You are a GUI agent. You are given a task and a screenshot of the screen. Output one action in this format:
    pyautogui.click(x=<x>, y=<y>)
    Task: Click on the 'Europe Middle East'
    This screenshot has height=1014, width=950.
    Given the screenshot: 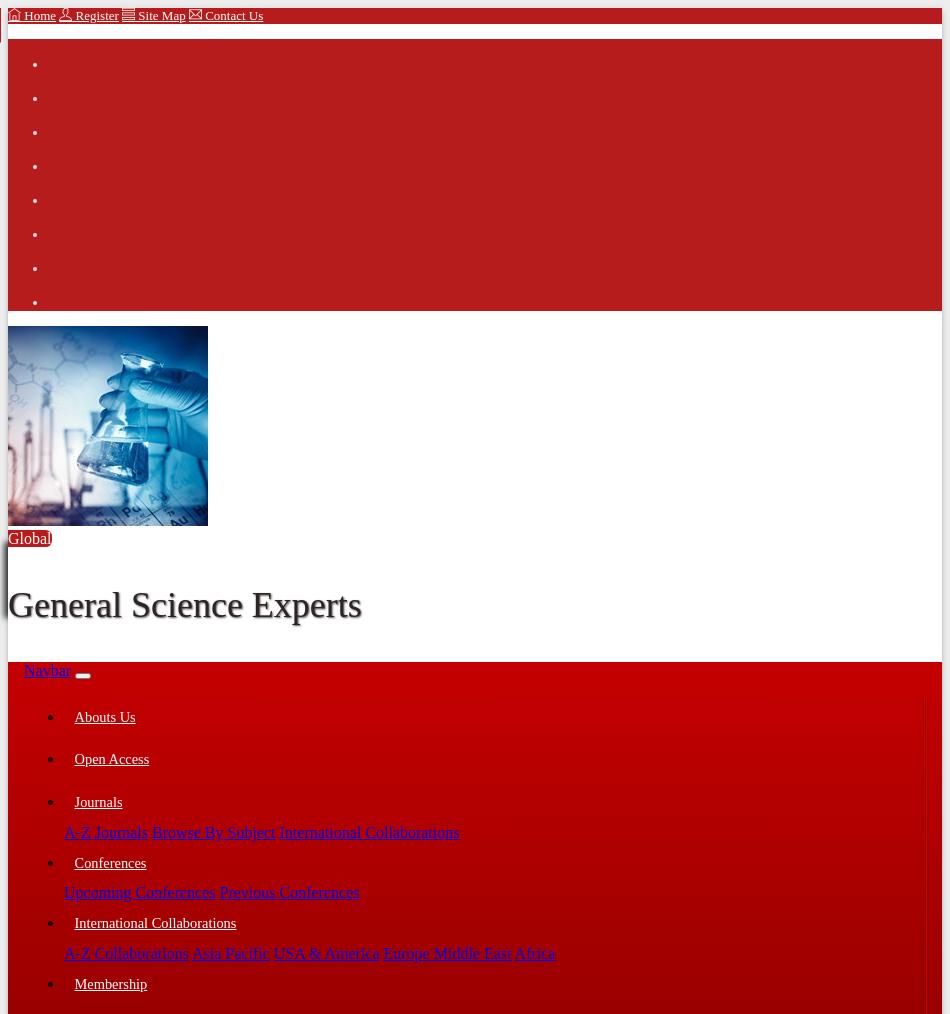 What is the action you would take?
    pyautogui.click(x=445, y=952)
    